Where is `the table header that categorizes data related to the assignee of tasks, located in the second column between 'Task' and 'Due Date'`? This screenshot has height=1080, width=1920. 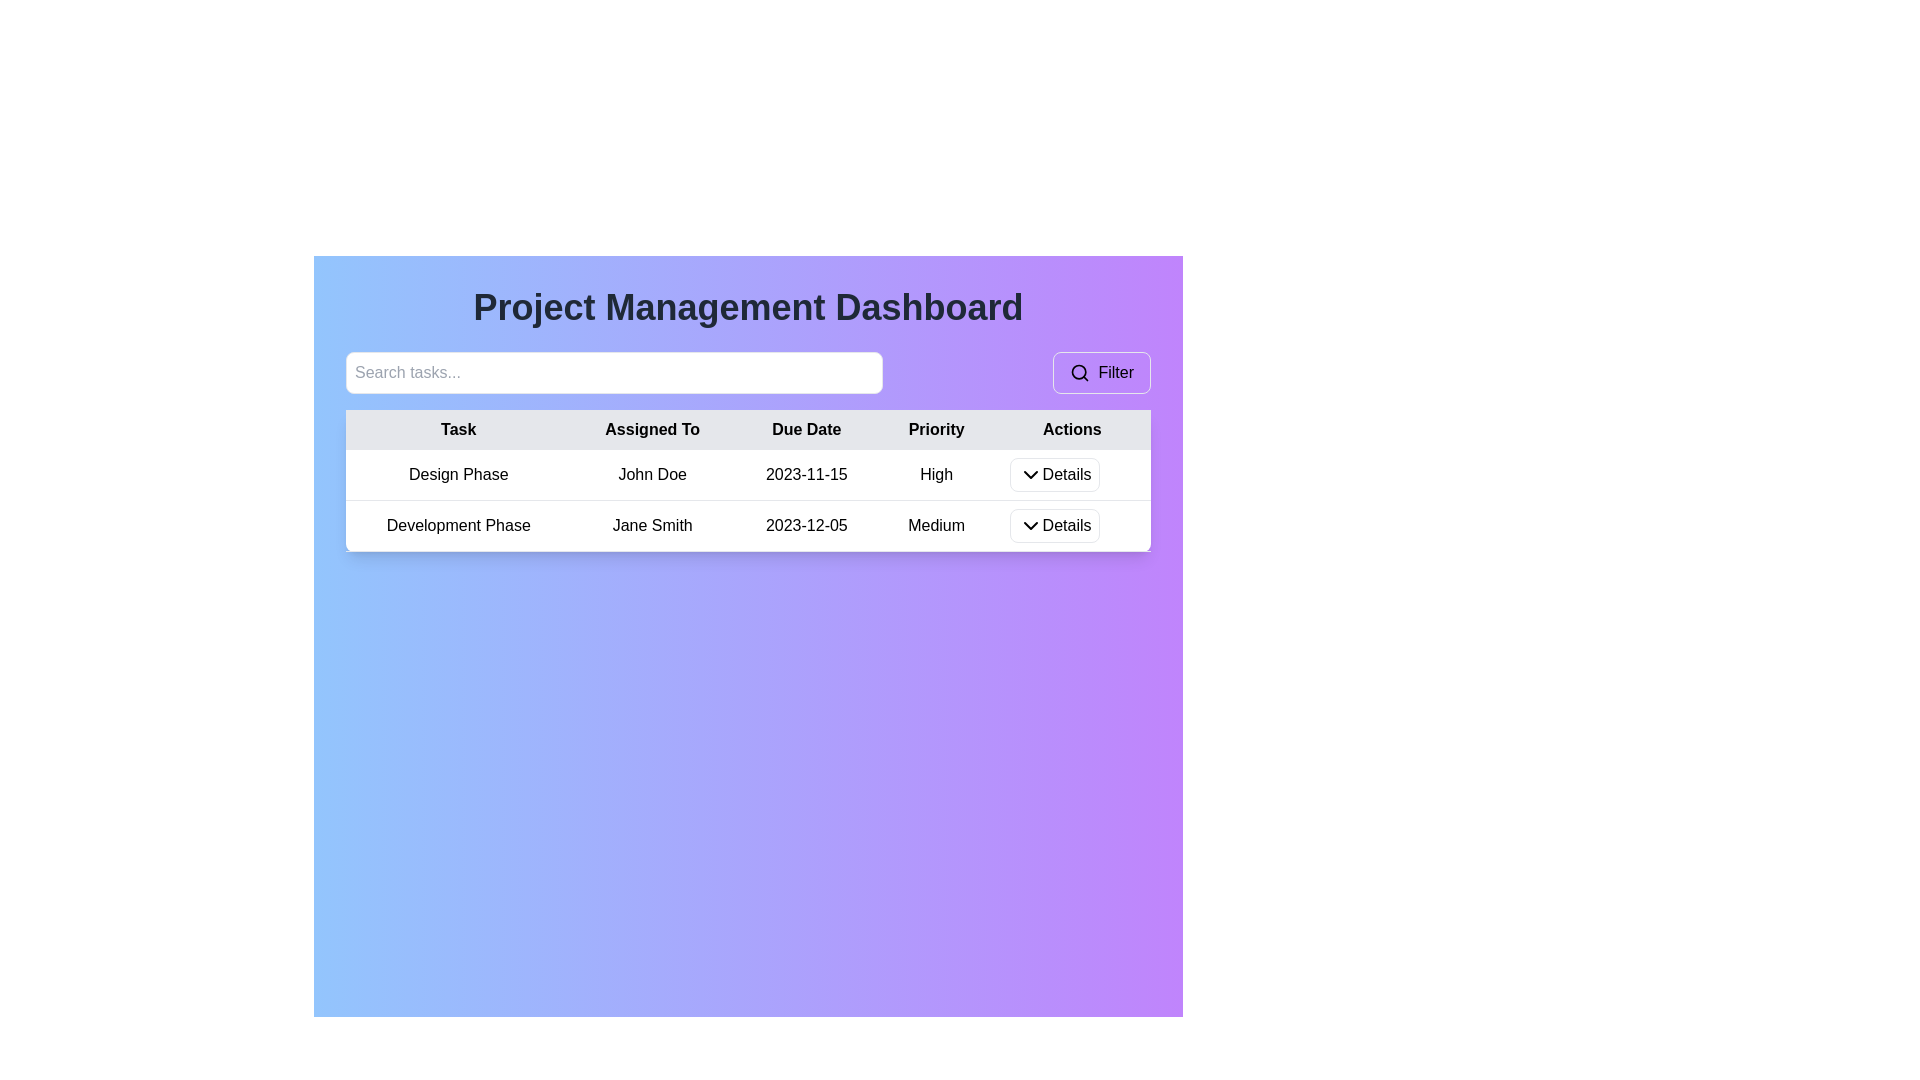
the table header that categorizes data related to the assignee of tasks, located in the second column between 'Task' and 'Due Date' is located at coordinates (652, 428).